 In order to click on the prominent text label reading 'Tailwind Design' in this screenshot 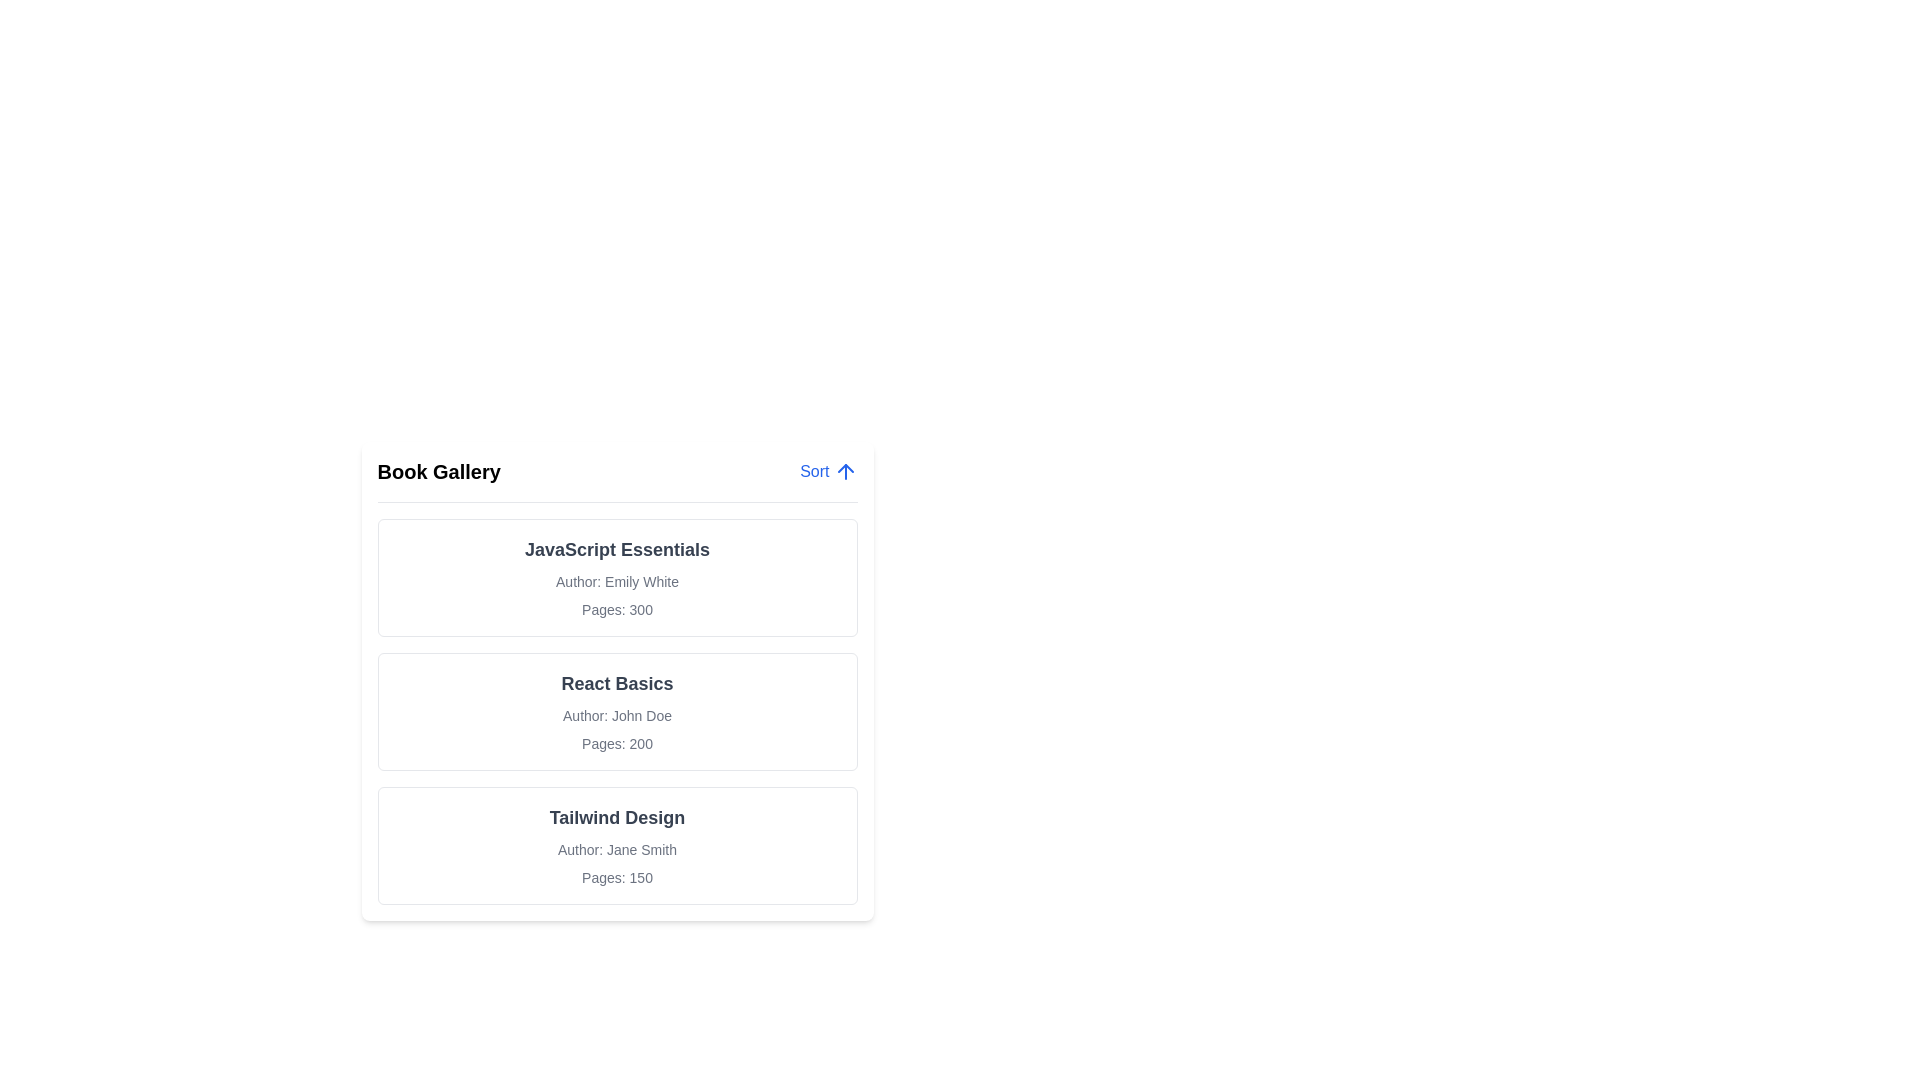, I will do `click(616, 817)`.